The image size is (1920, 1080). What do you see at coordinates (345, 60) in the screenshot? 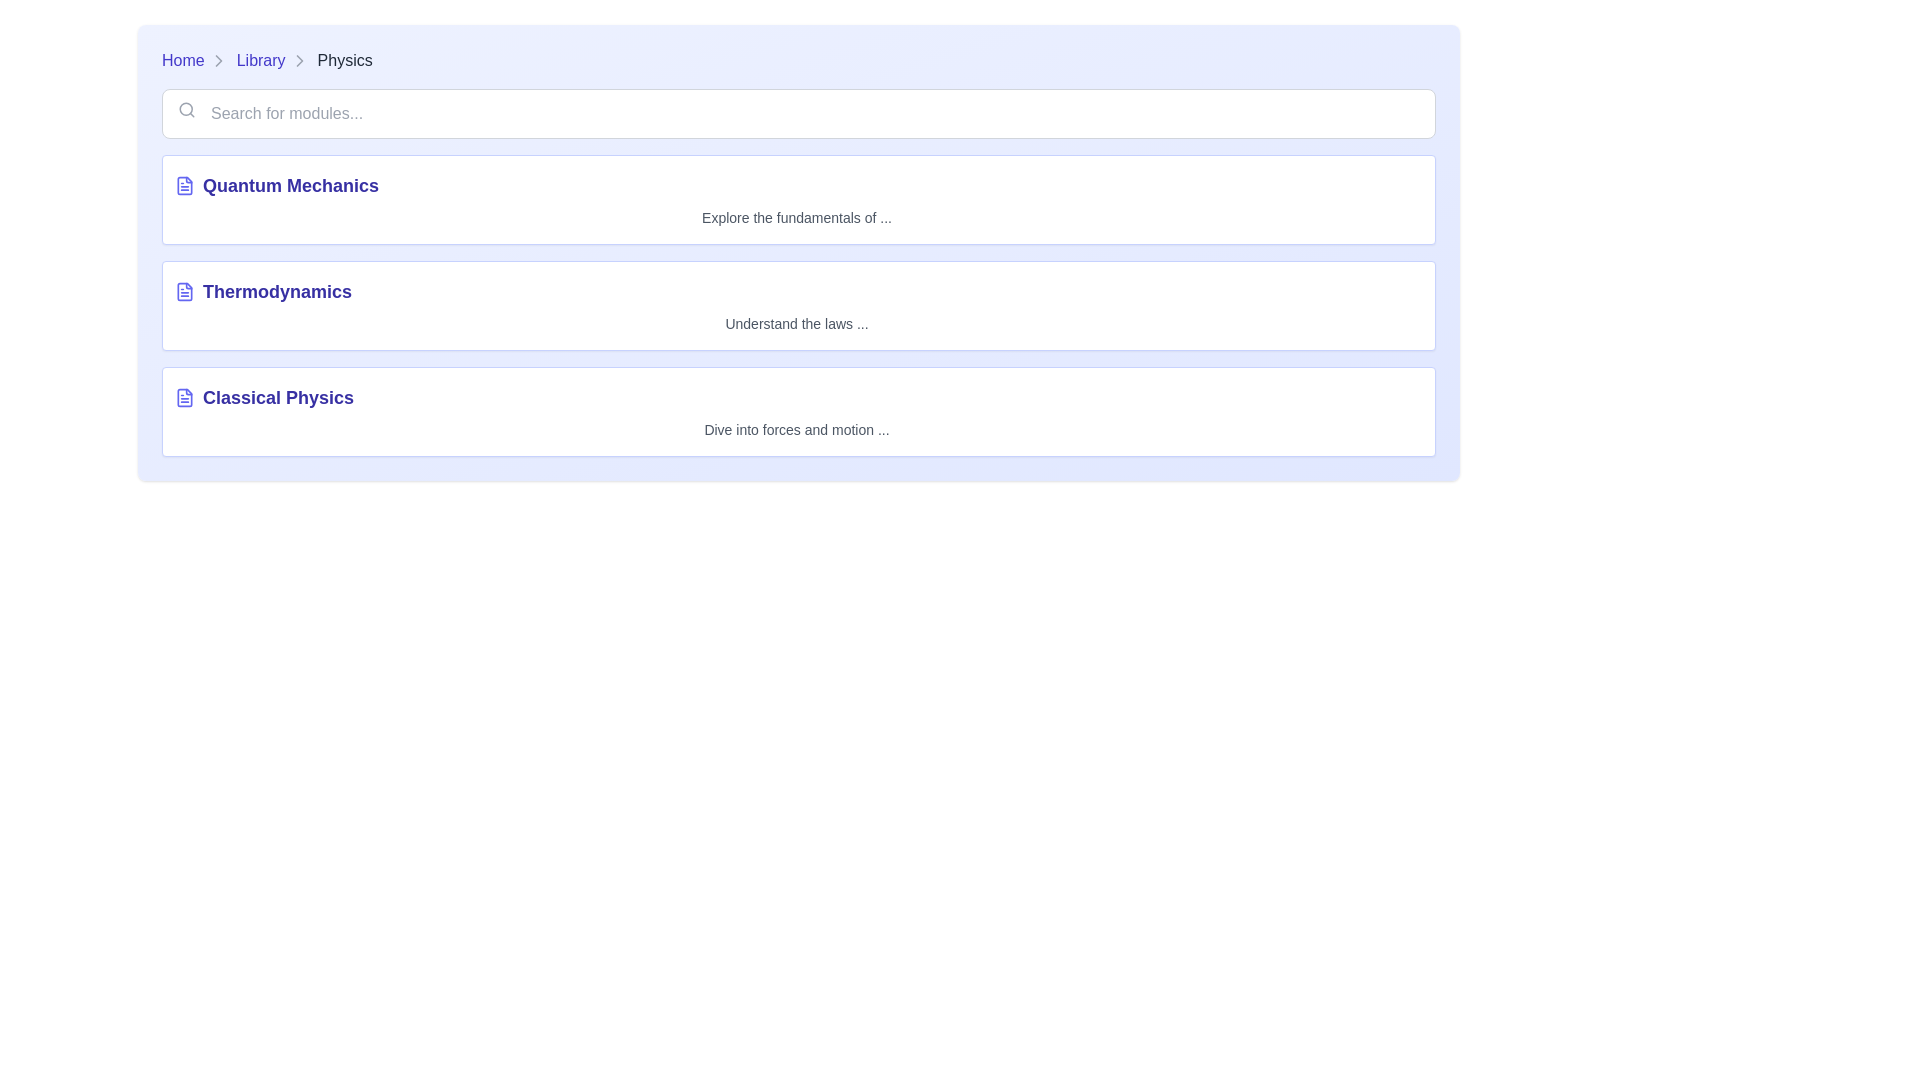
I see `the 'Physics' text label in the breadcrumb navigation bar, which is the third item in the sequence and displayed in bold grey font` at bounding box center [345, 60].